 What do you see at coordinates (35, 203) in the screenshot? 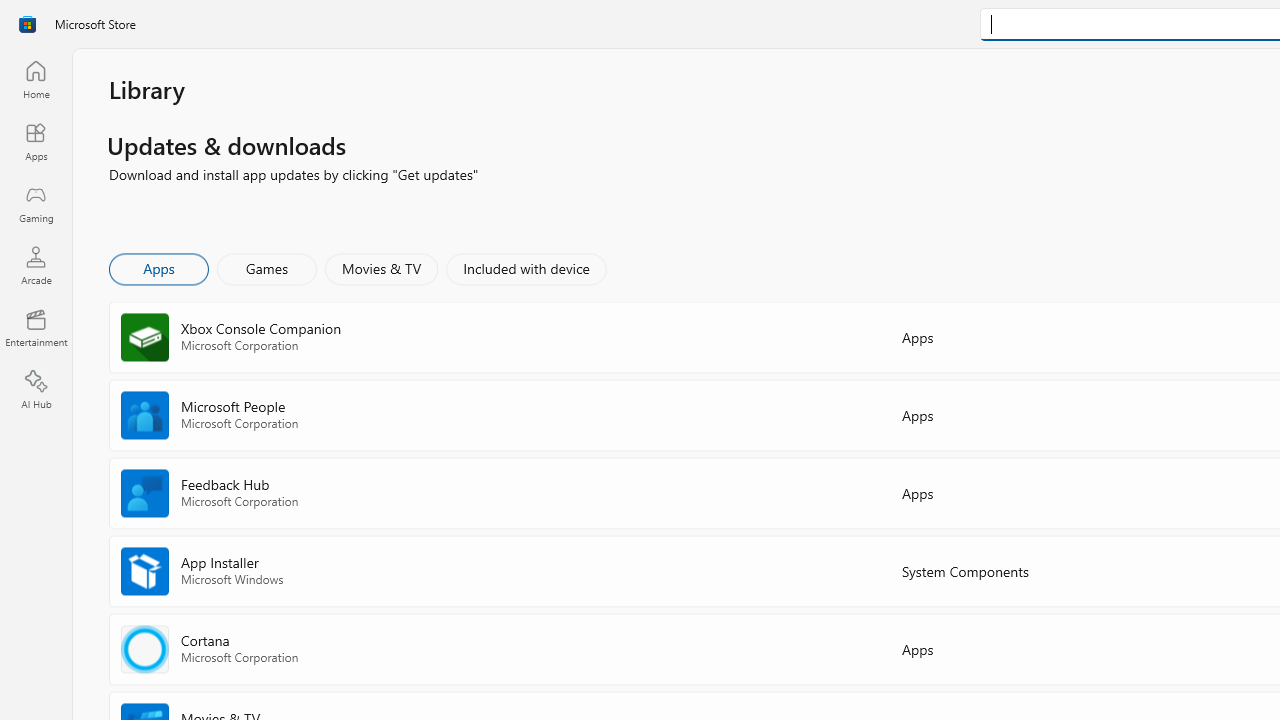
I see `'Gaming'` at bounding box center [35, 203].